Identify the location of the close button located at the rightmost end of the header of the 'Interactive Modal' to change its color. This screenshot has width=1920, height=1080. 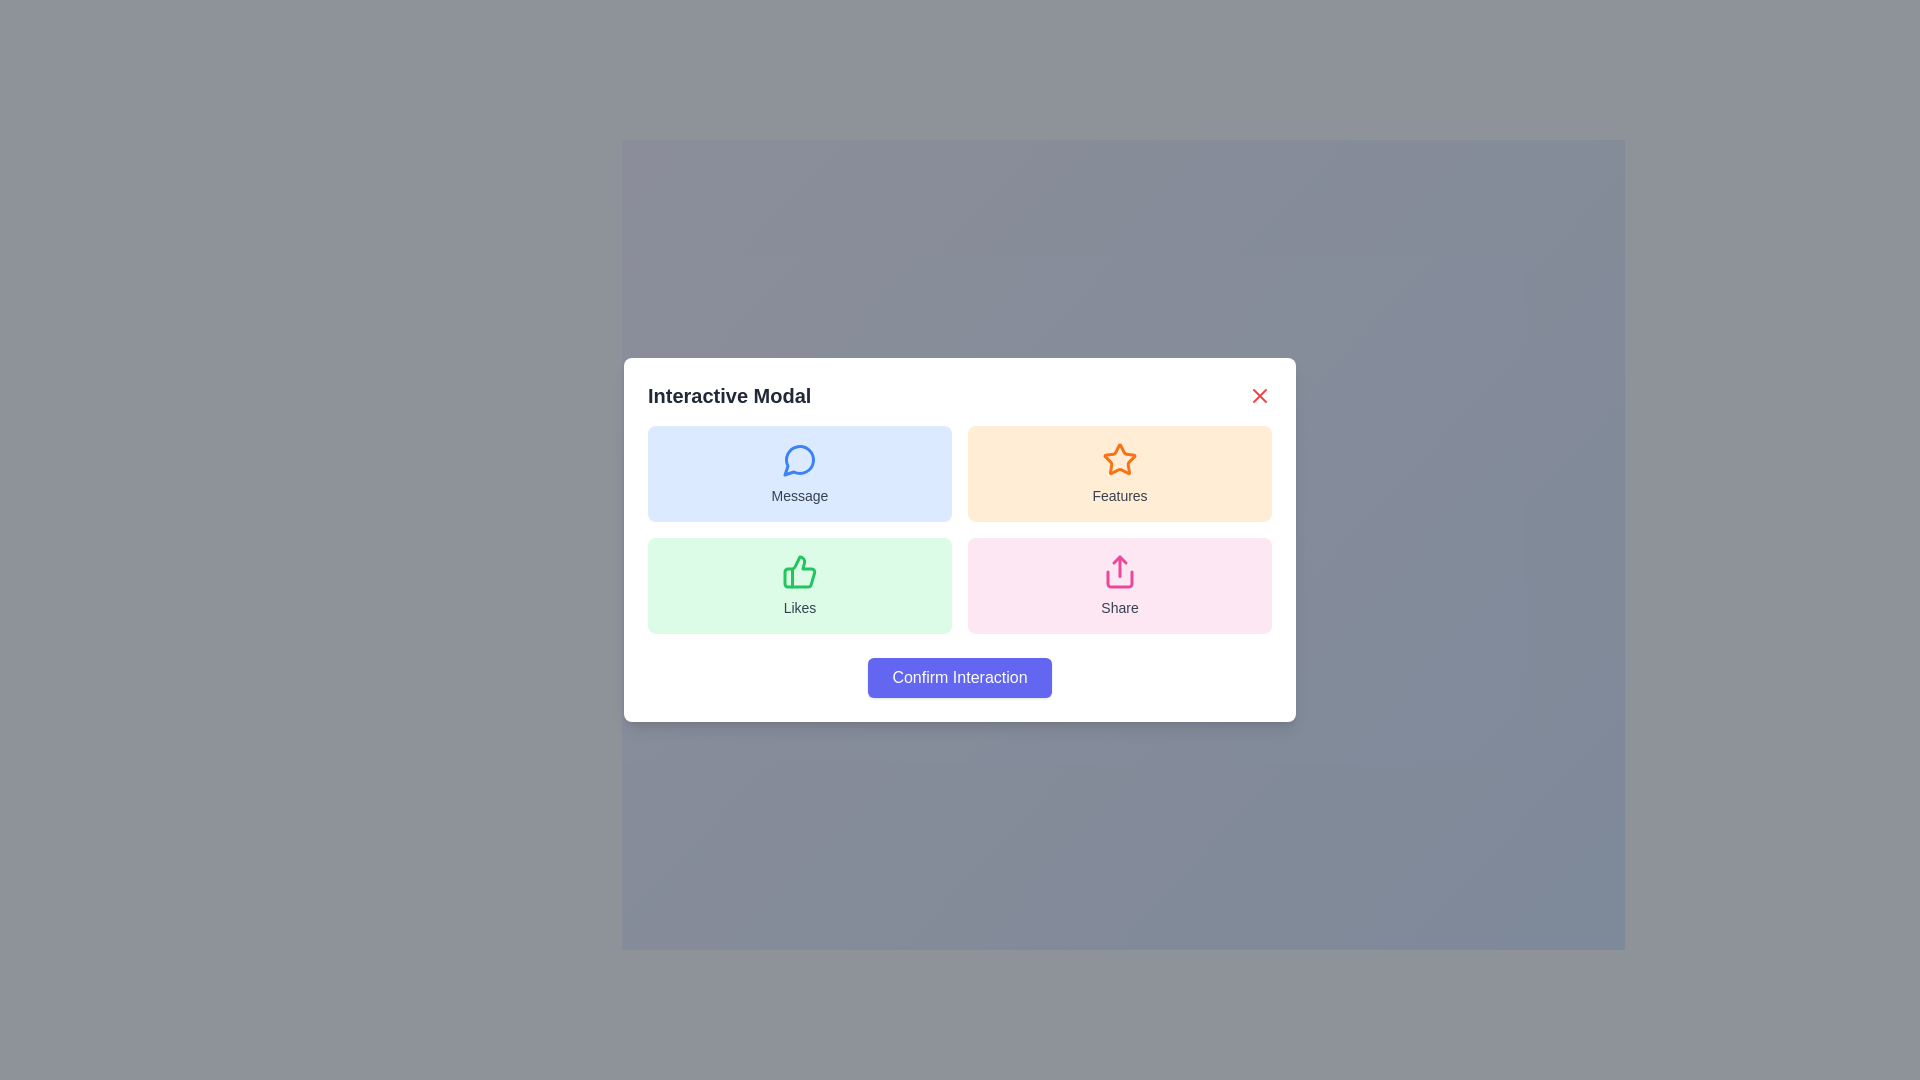
(1258, 396).